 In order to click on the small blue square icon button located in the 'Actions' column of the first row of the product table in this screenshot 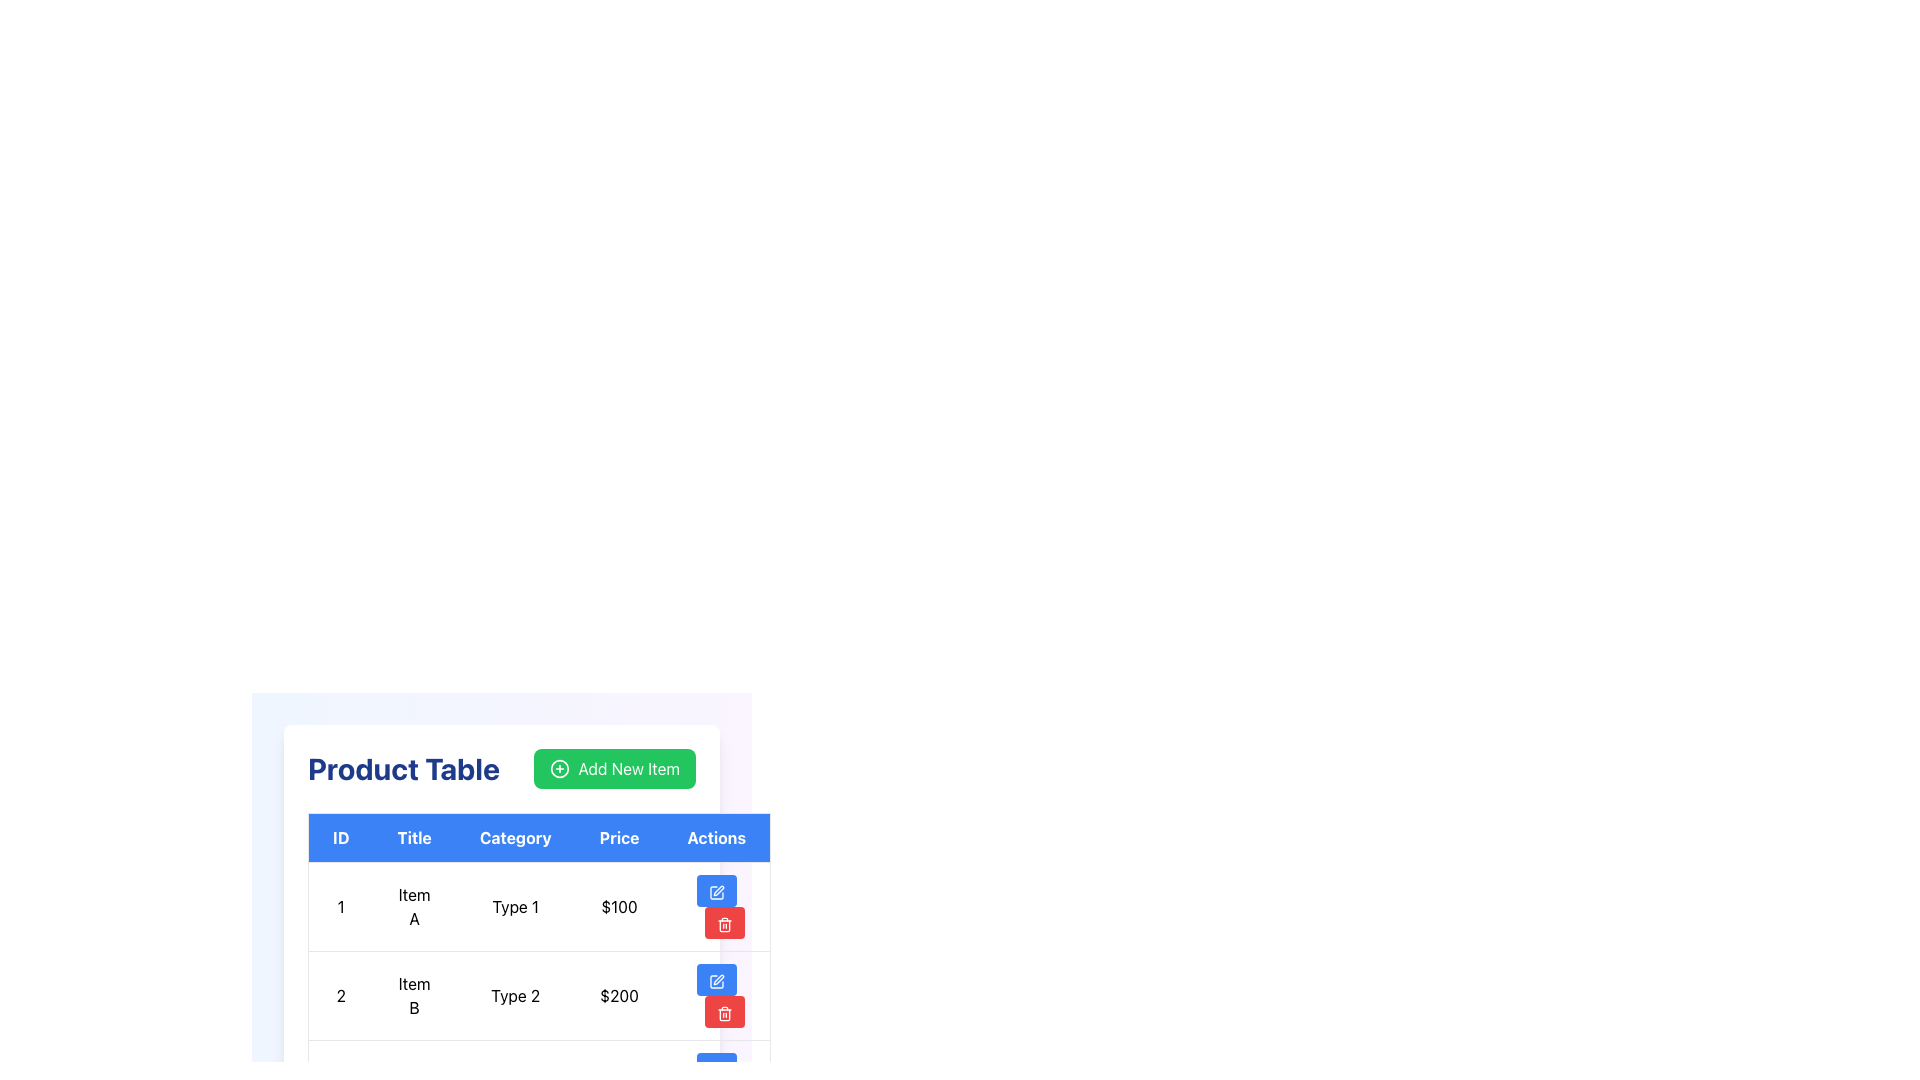, I will do `click(716, 891)`.